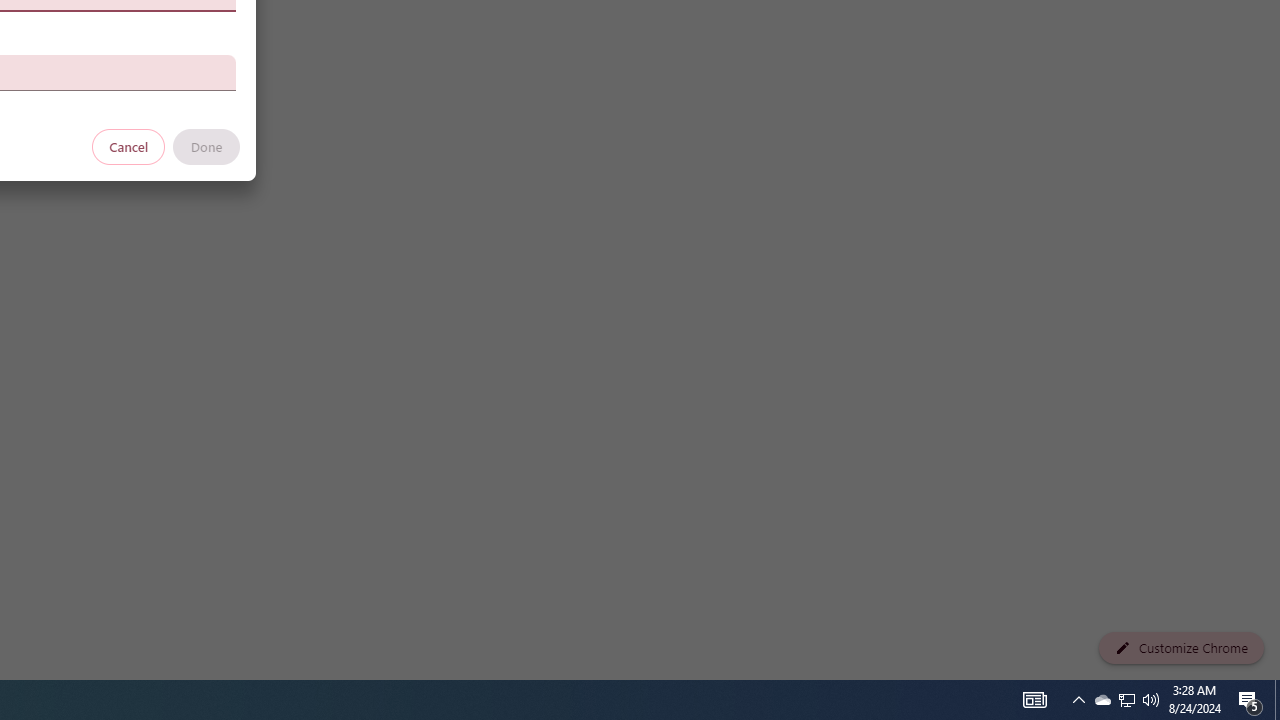 The width and height of the screenshot is (1280, 720). Describe the element at coordinates (206, 145) in the screenshot. I see `'Done'` at that location.